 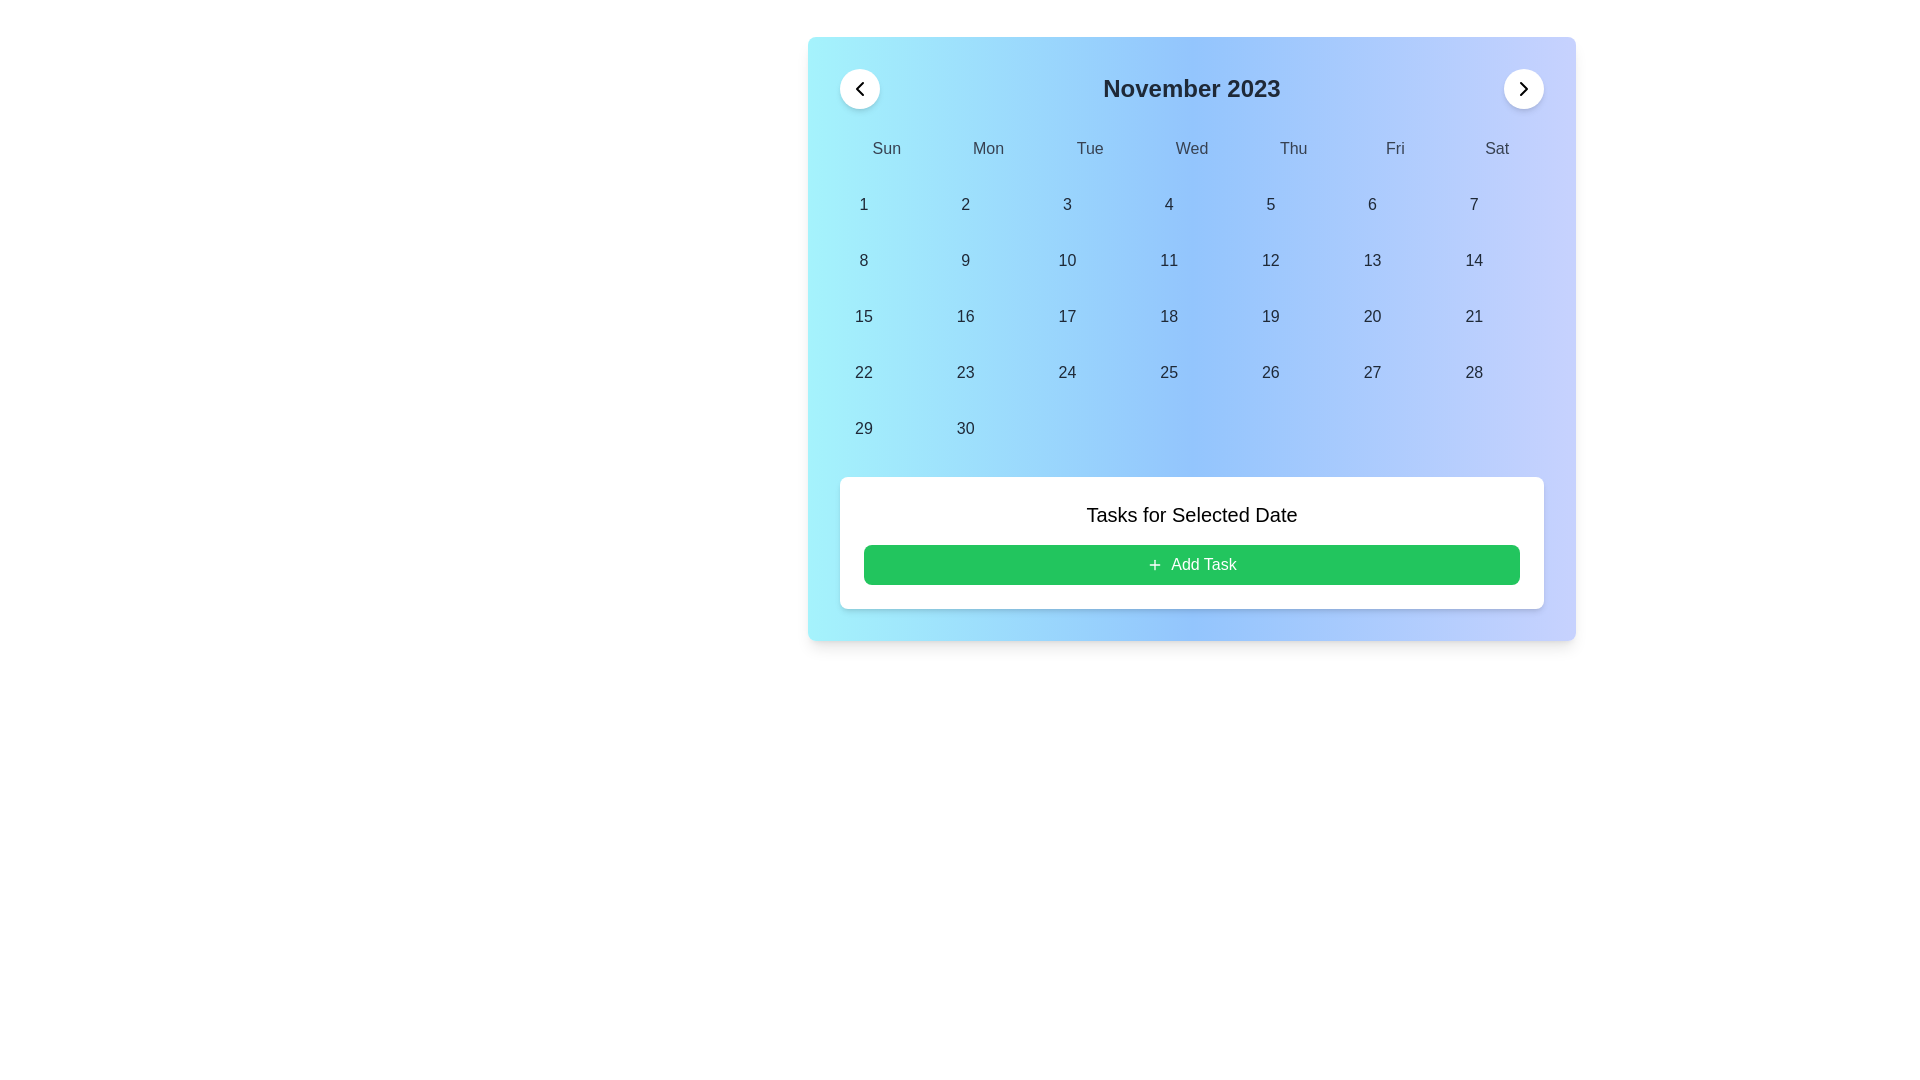 What do you see at coordinates (1522, 87) in the screenshot?
I see `the right-facing chevron icon located within the circular button in the top-right corner of the calendar interface` at bounding box center [1522, 87].